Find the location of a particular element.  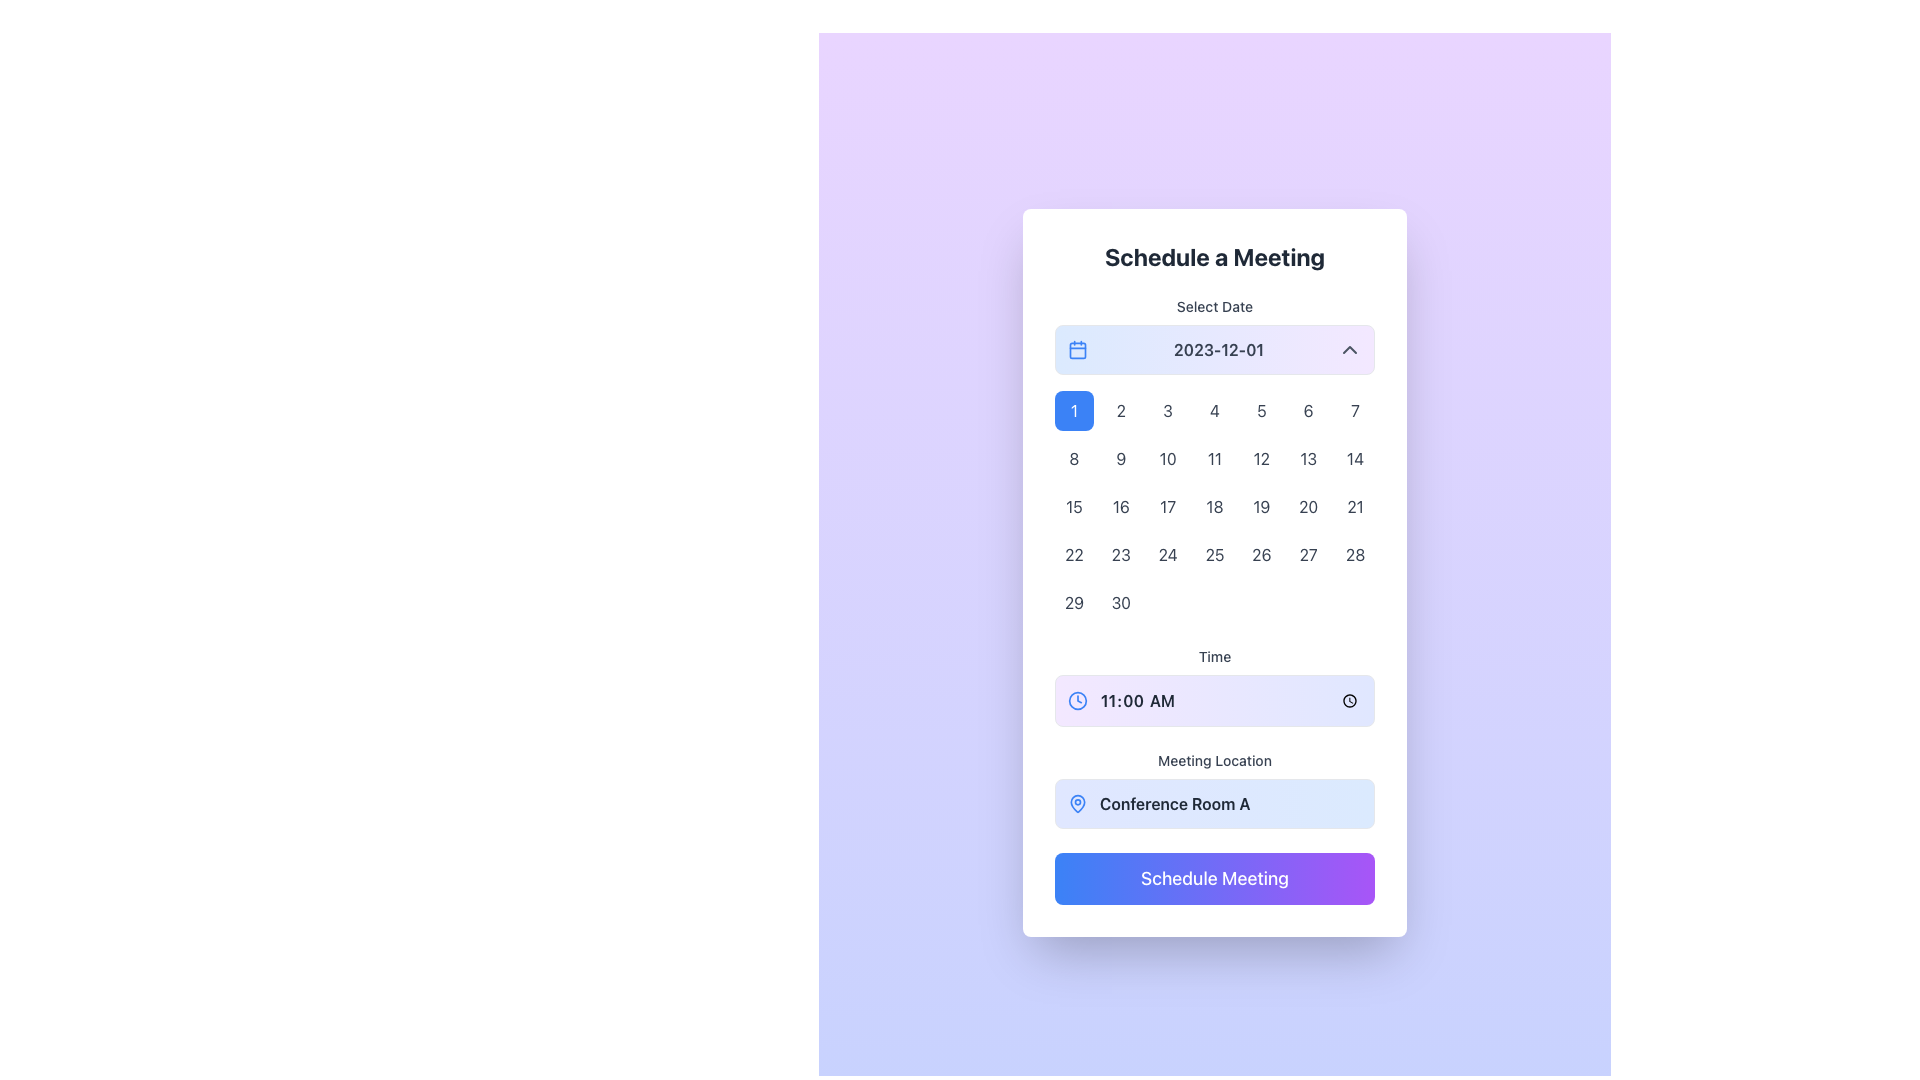

the calendar date button displaying '24' in the fourth row and fourth column of the calendar grid is located at coordinates (1168, 555).